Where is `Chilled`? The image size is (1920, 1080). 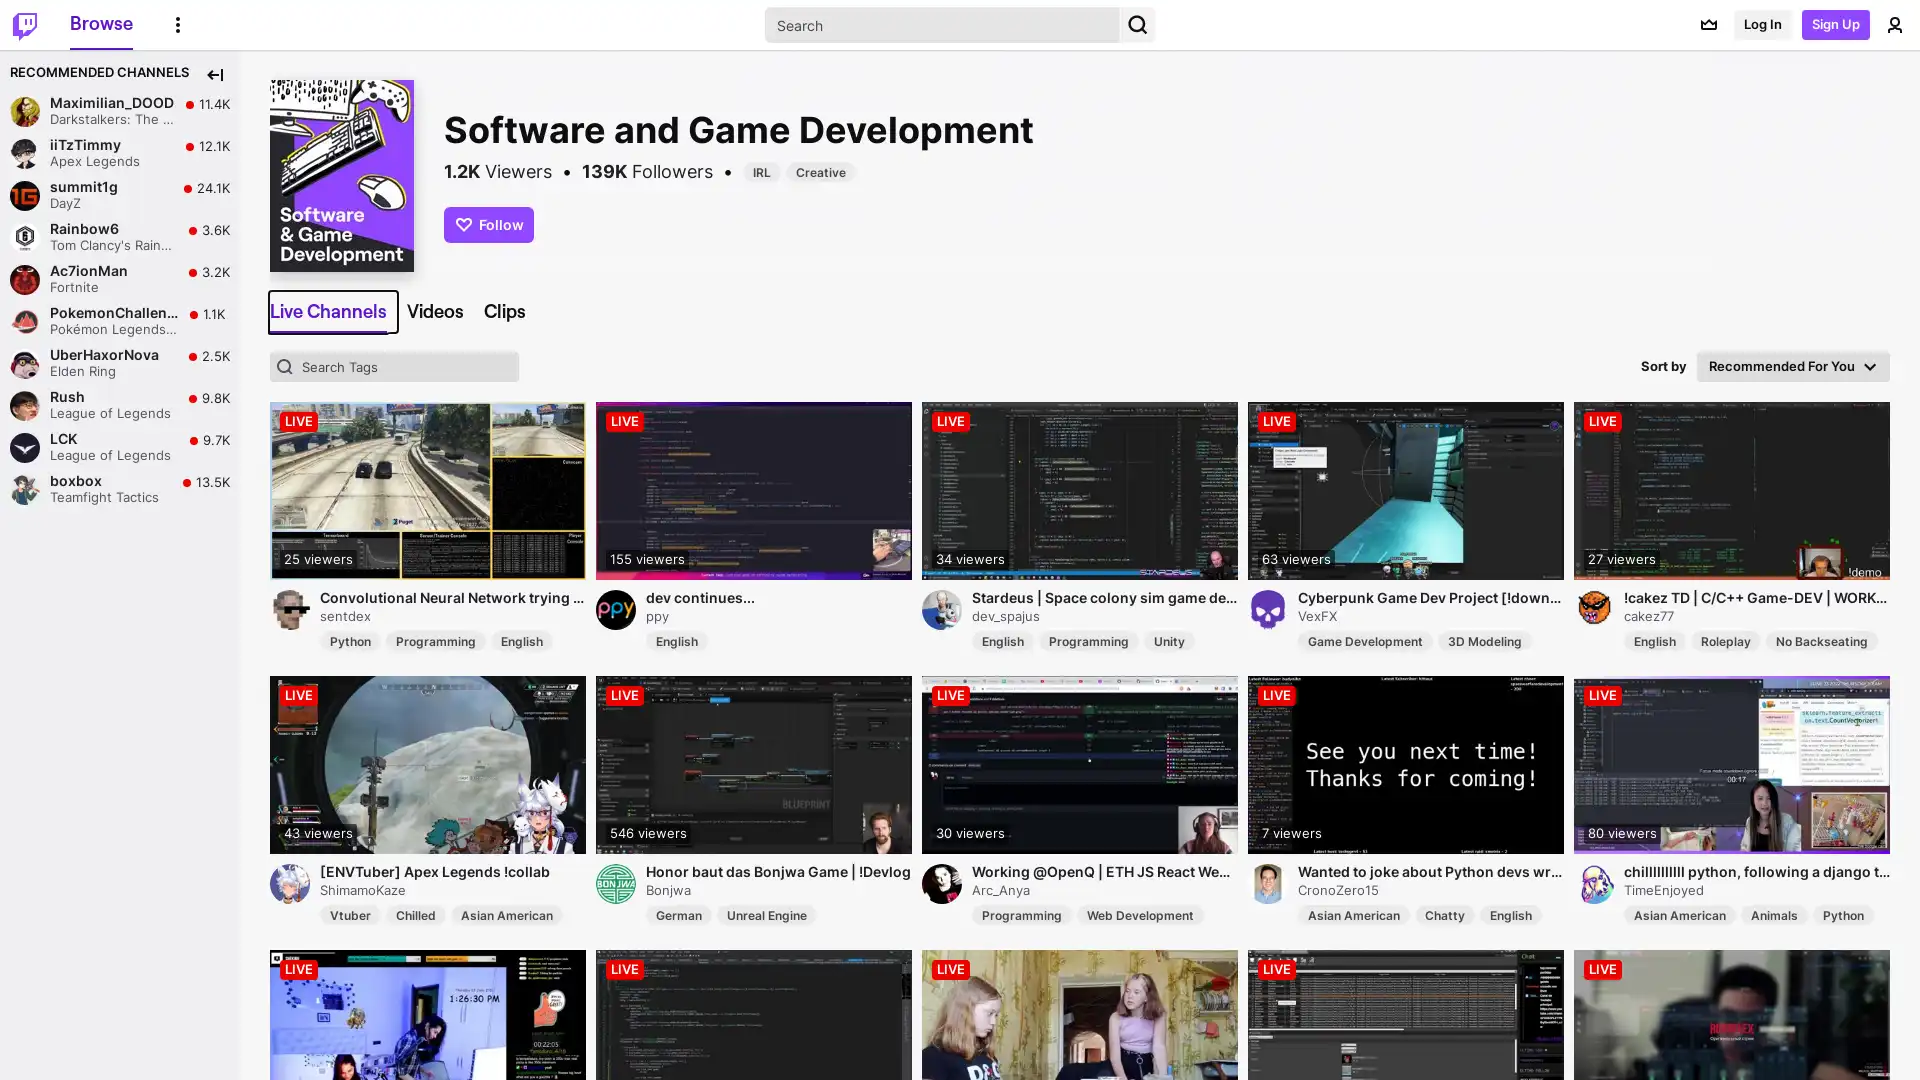
Chilled is located at coordinates (415, 914).